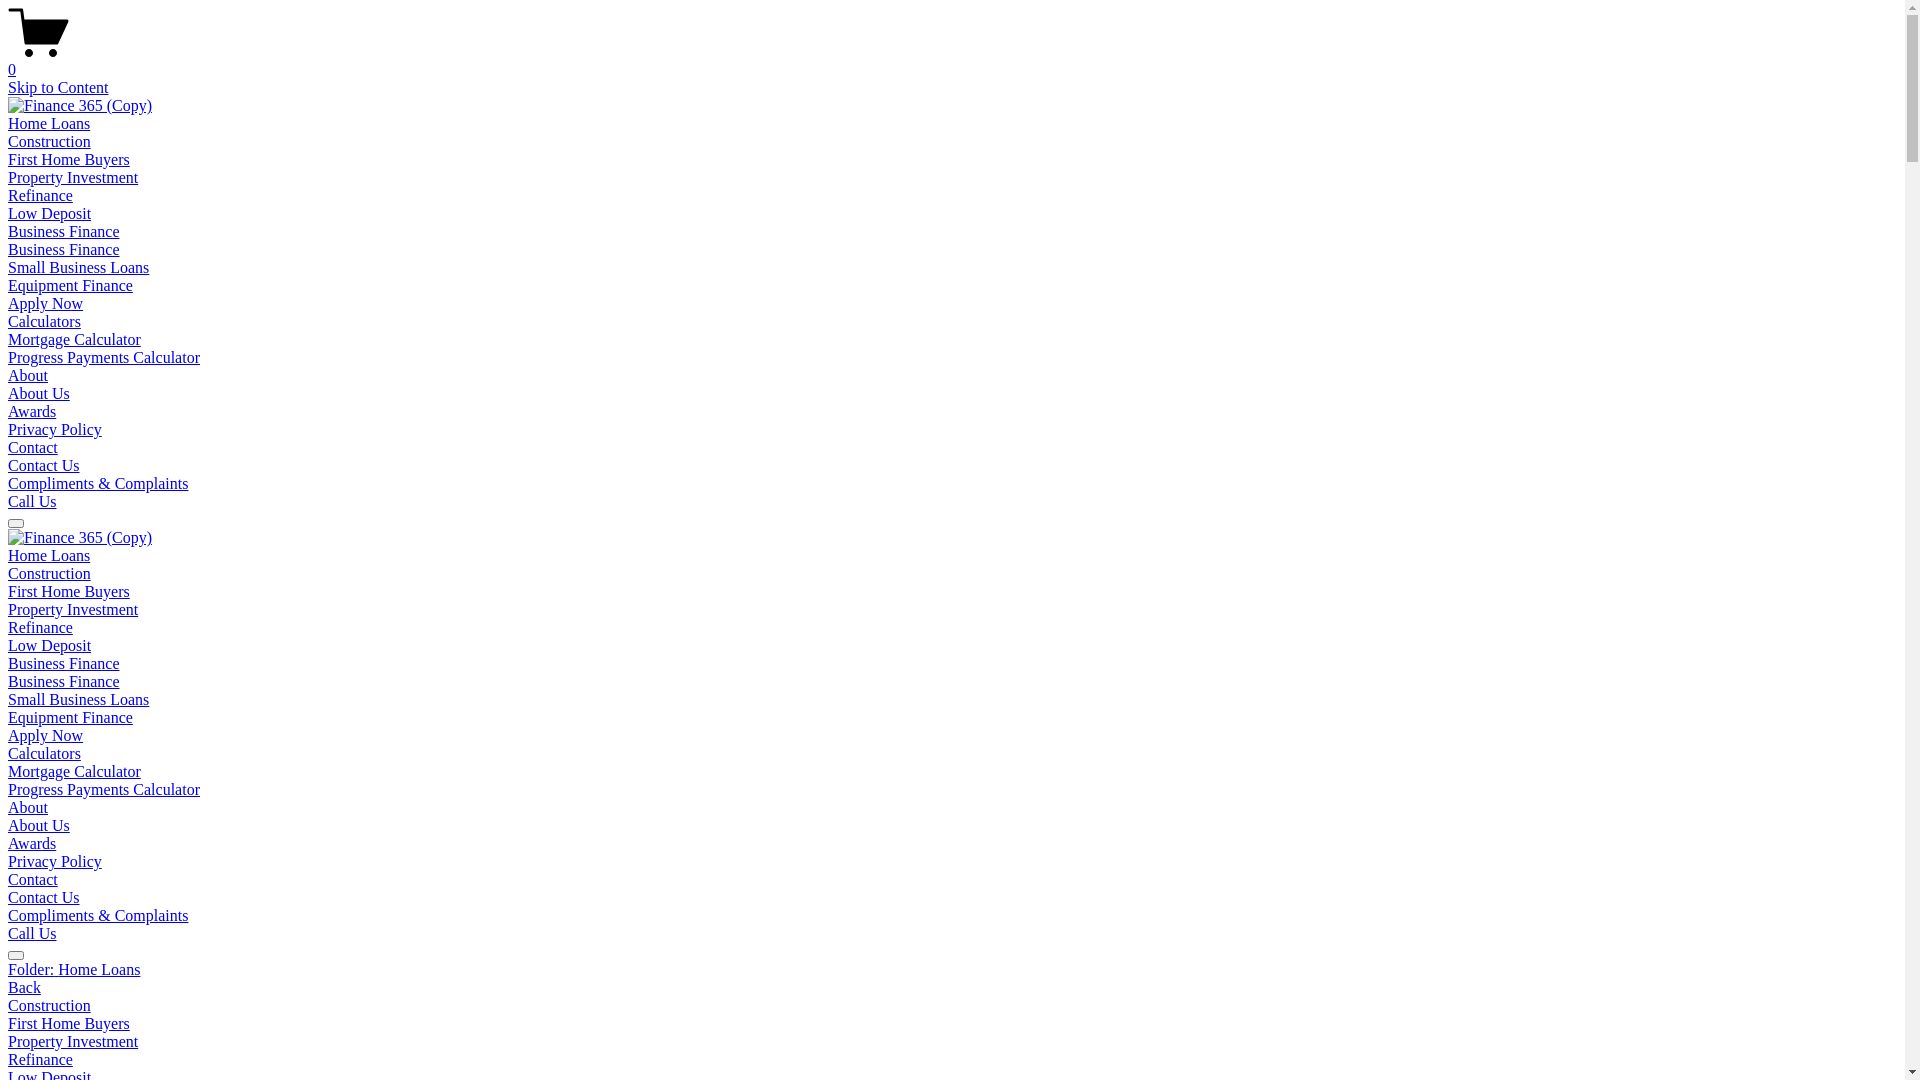 This screenshot has width=1920, height=1080. I want to click on 'Progress Payments Calculator', so click(103, 788).